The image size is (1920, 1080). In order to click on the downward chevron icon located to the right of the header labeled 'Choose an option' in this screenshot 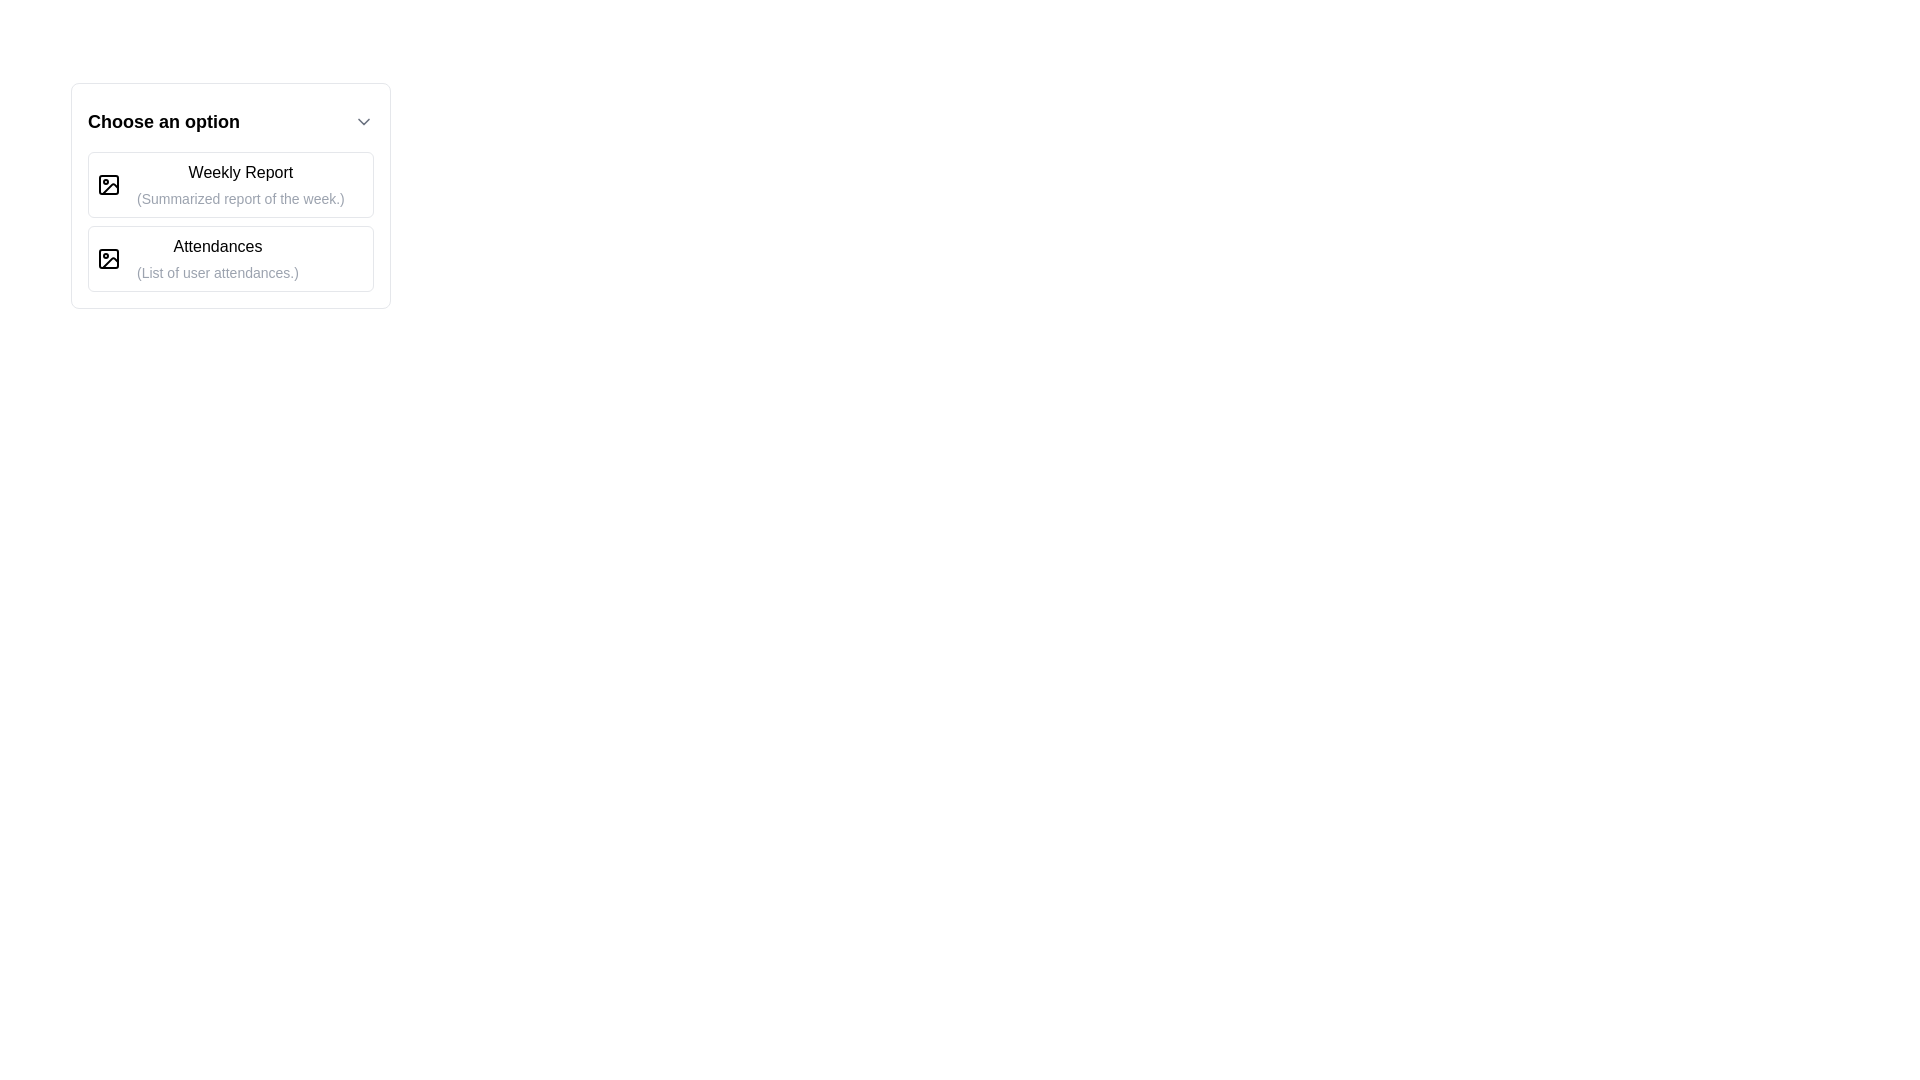, I will do `click(364, 122)`.